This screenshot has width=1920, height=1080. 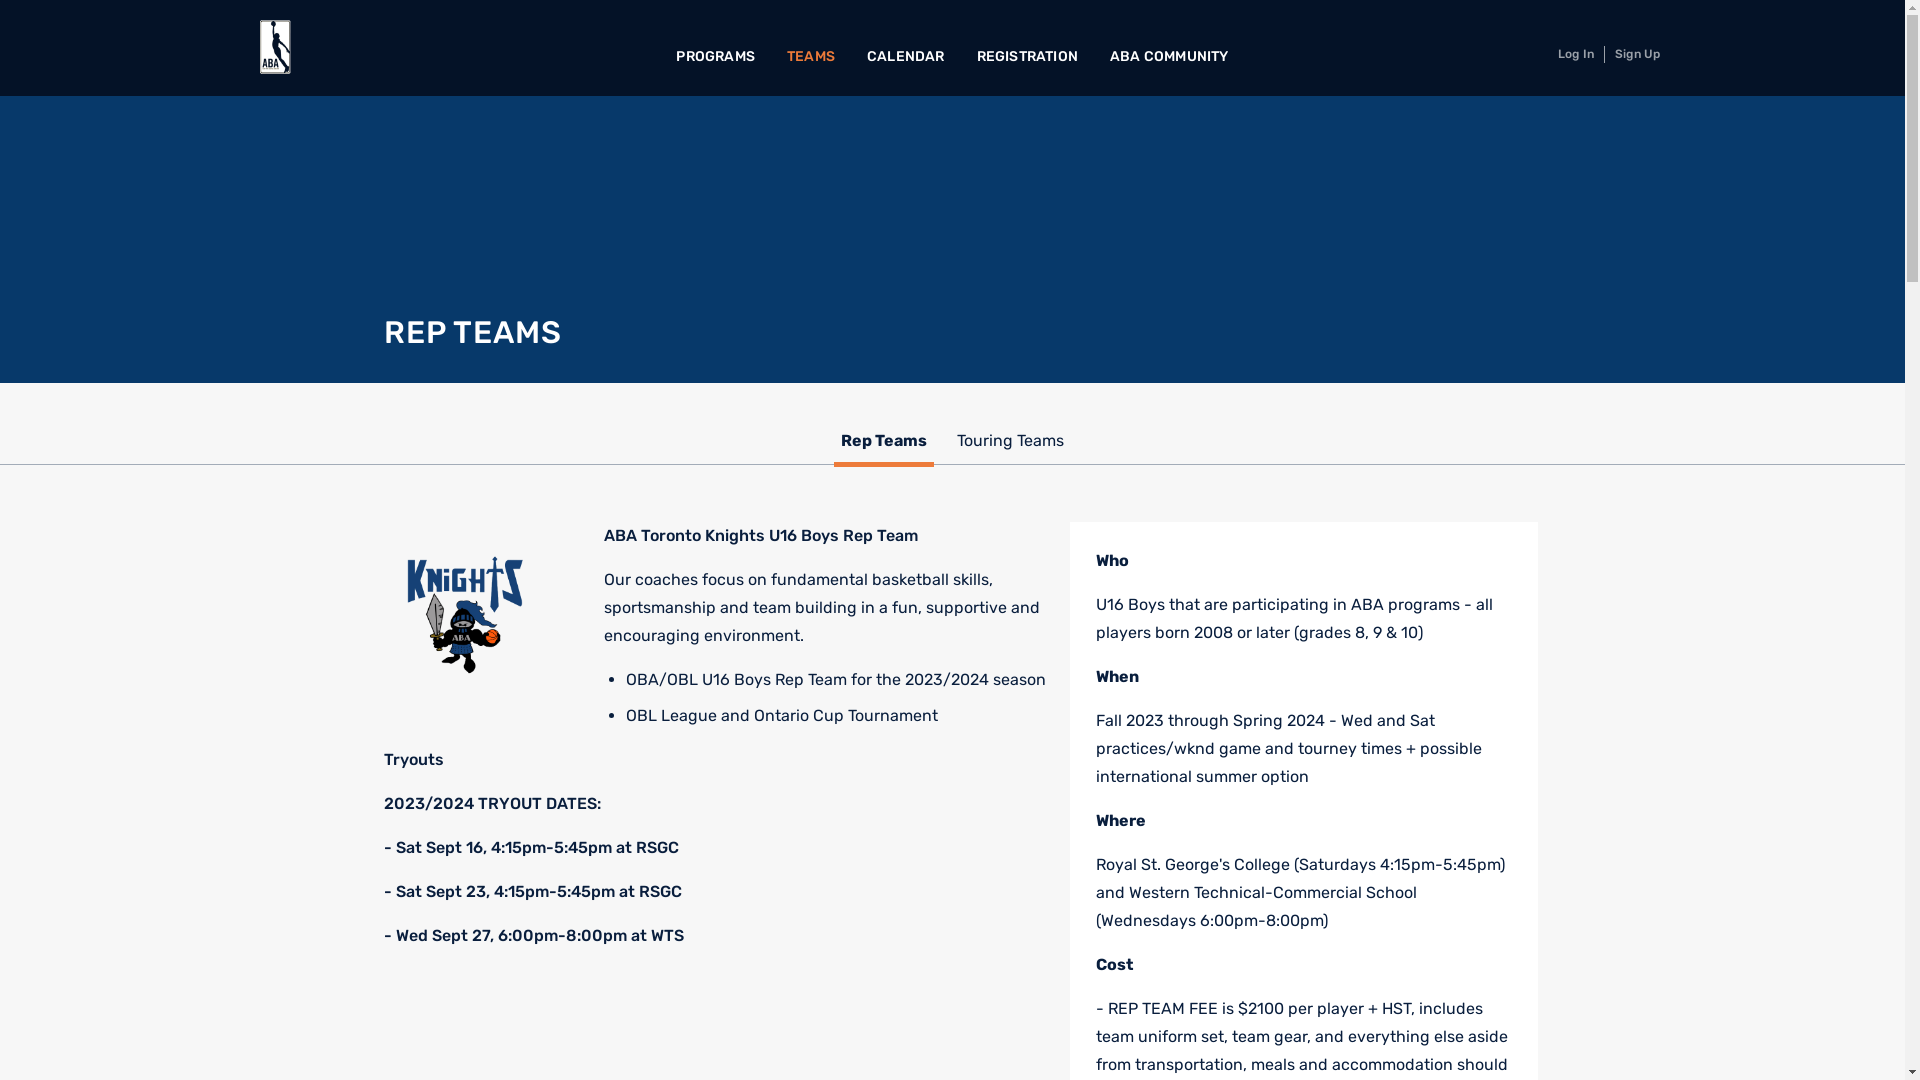 What do you see at coordinates (1013, 611) in the screenshot?
I see `'Sign me up'` at bounding box center [1013, 611].